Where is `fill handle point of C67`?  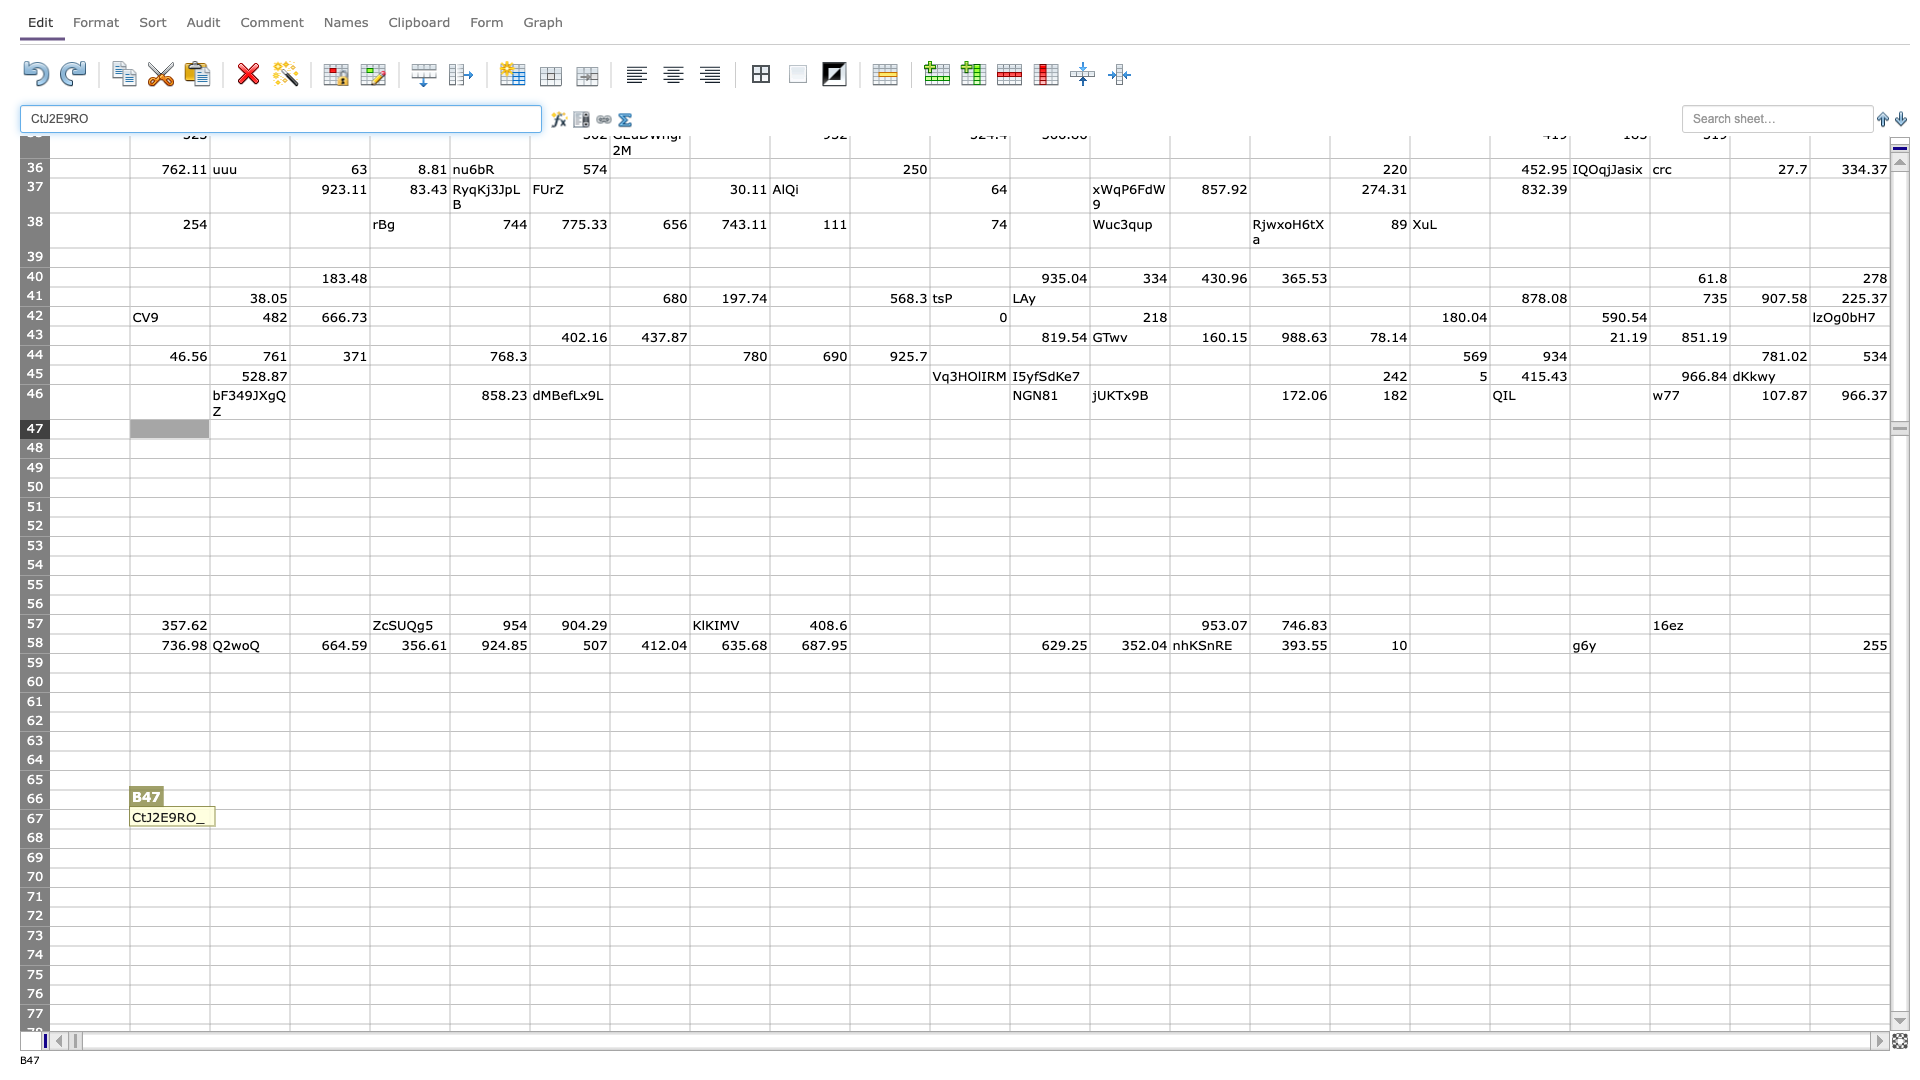 fill handle point of C67 is located at coordinates (288, 829).